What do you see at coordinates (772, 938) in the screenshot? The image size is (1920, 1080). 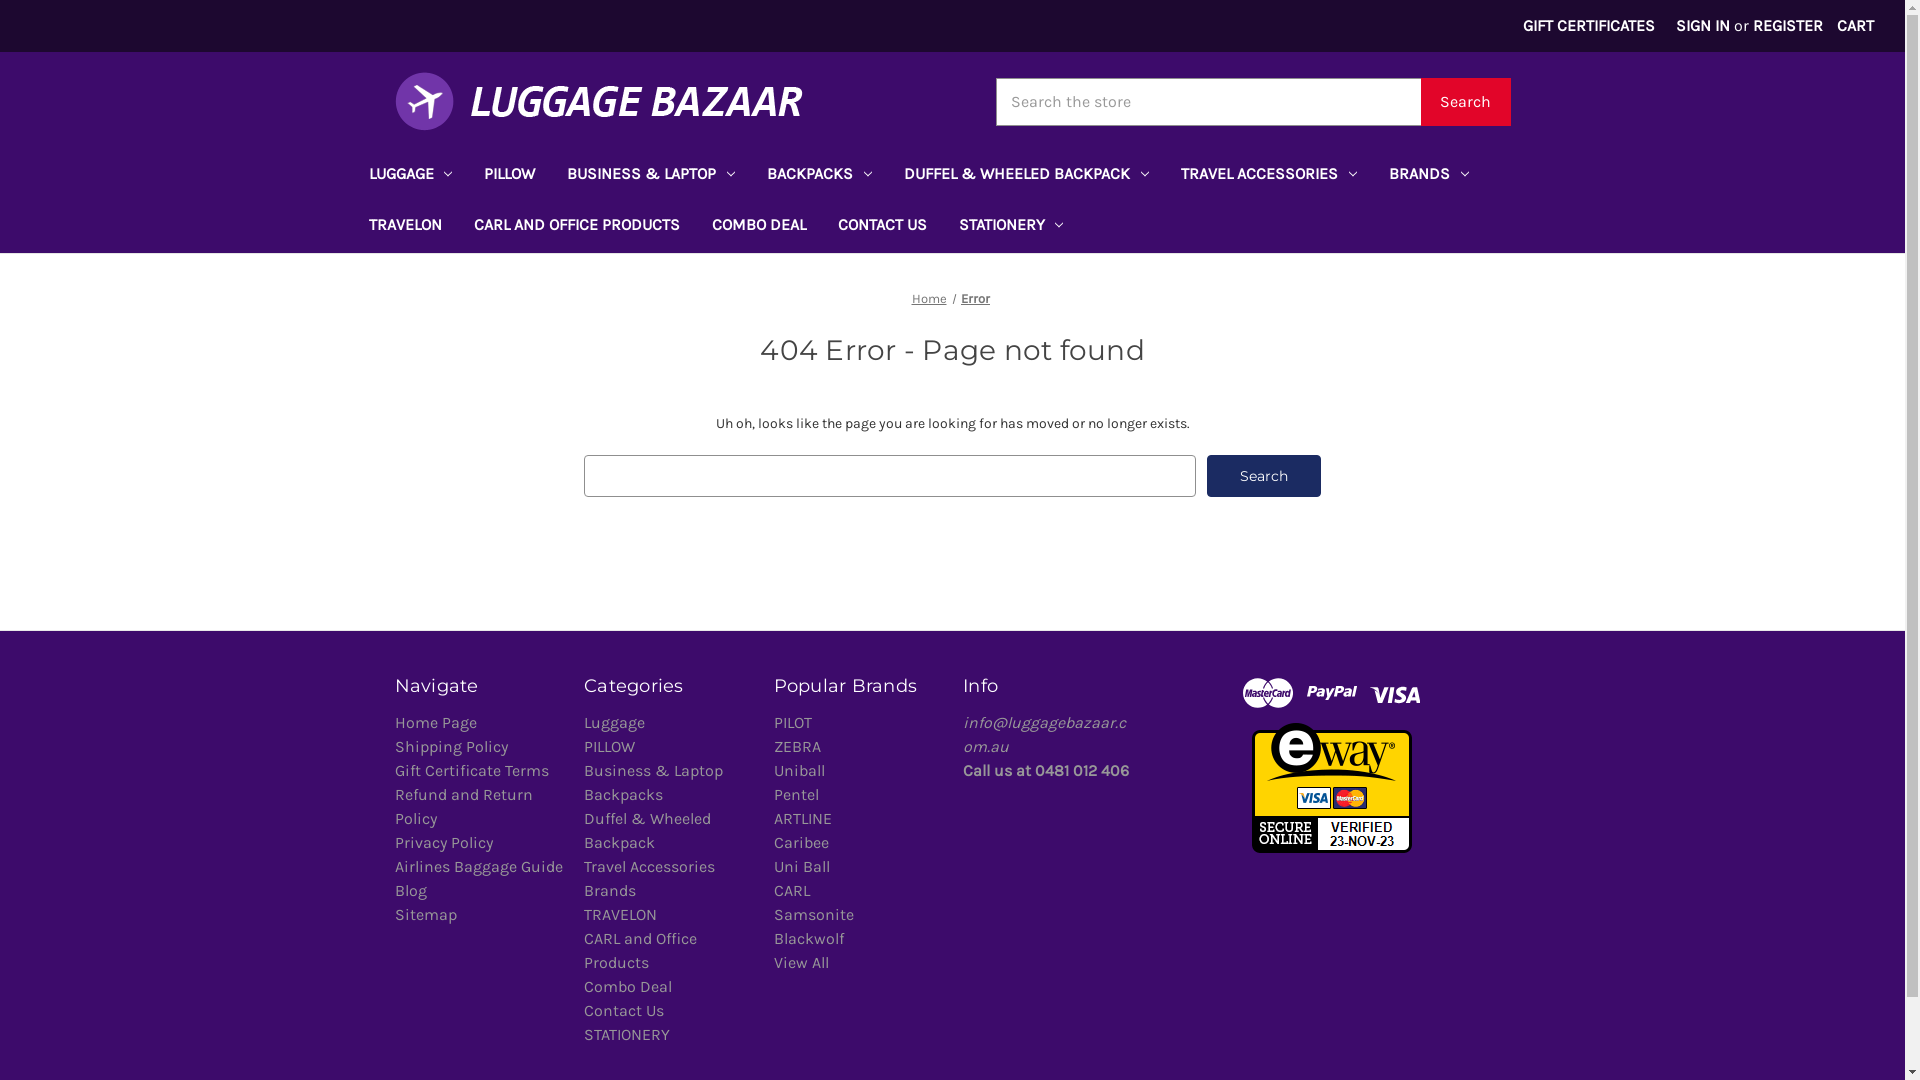 I see `'Blackwolf'` at bounding box center [772, 938].